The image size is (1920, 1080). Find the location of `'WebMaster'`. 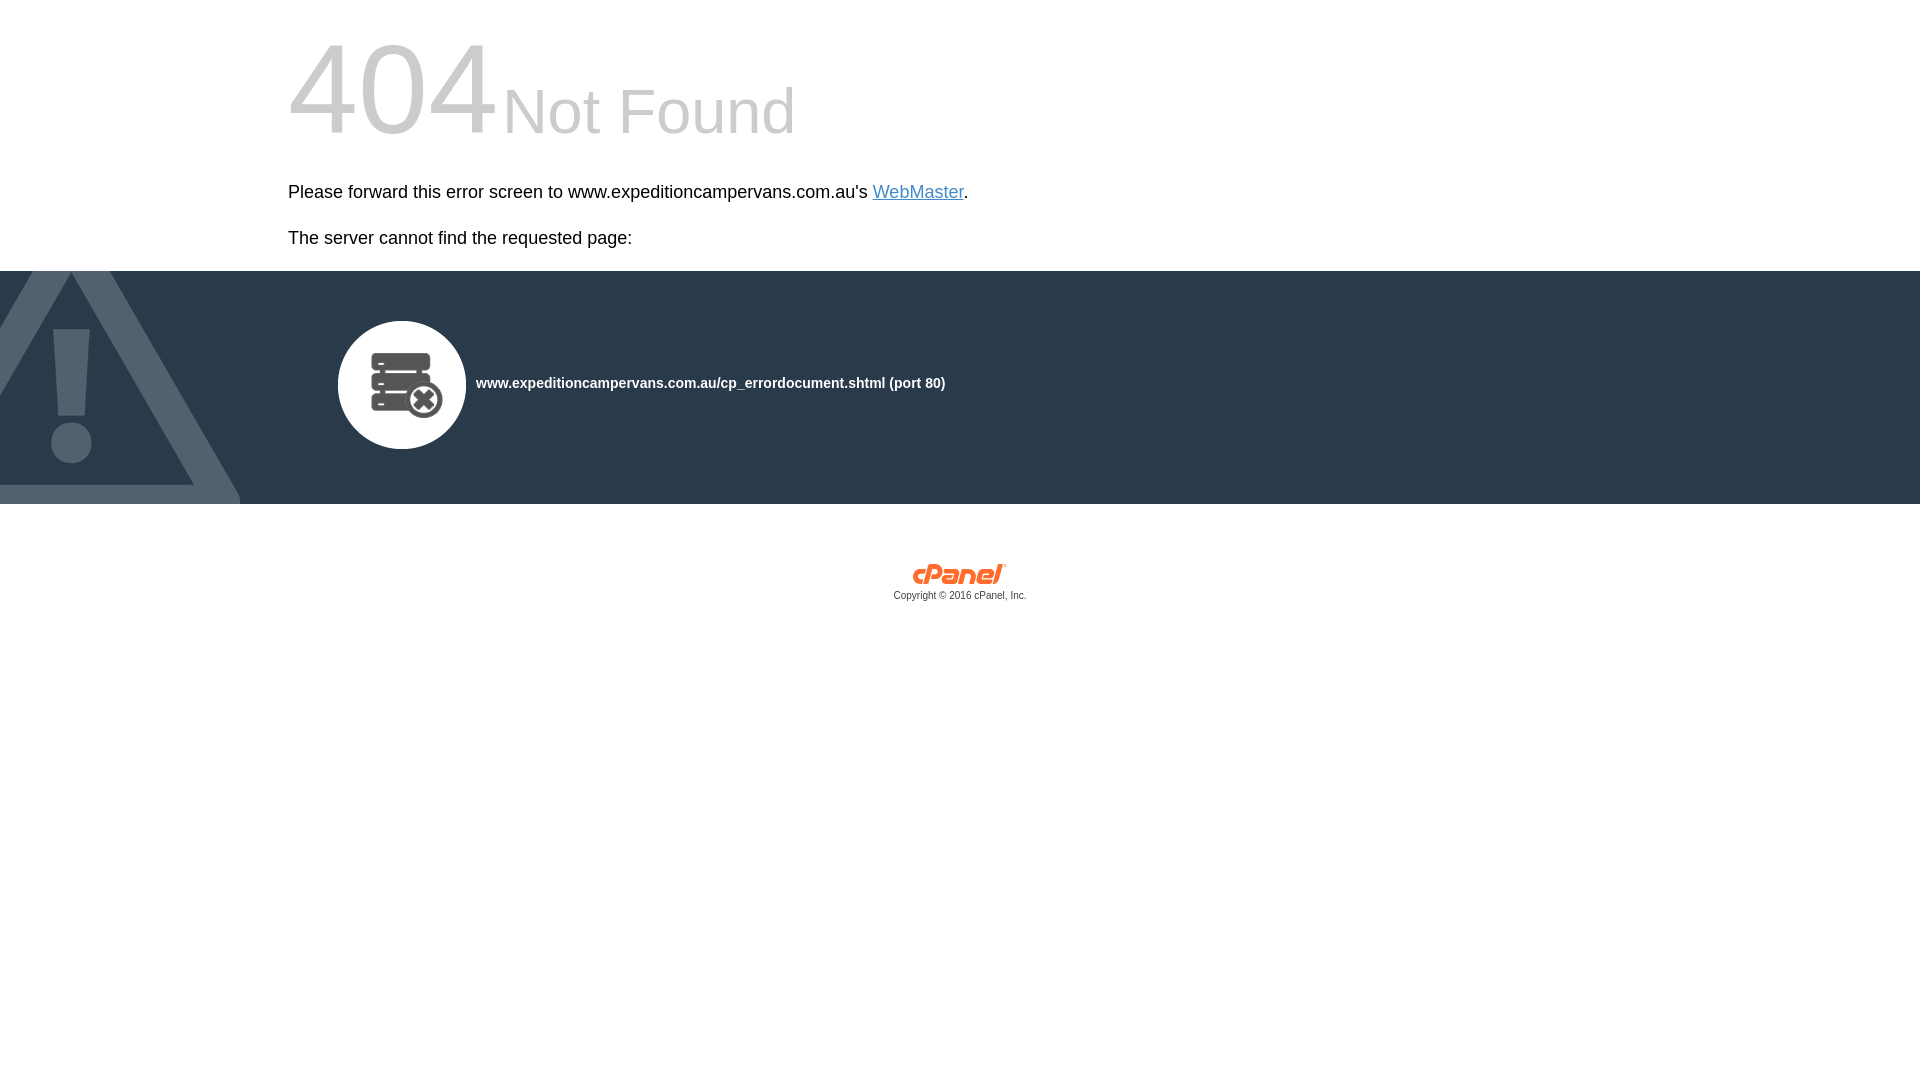

'WebMaster' is located at coordinates (917, 192).